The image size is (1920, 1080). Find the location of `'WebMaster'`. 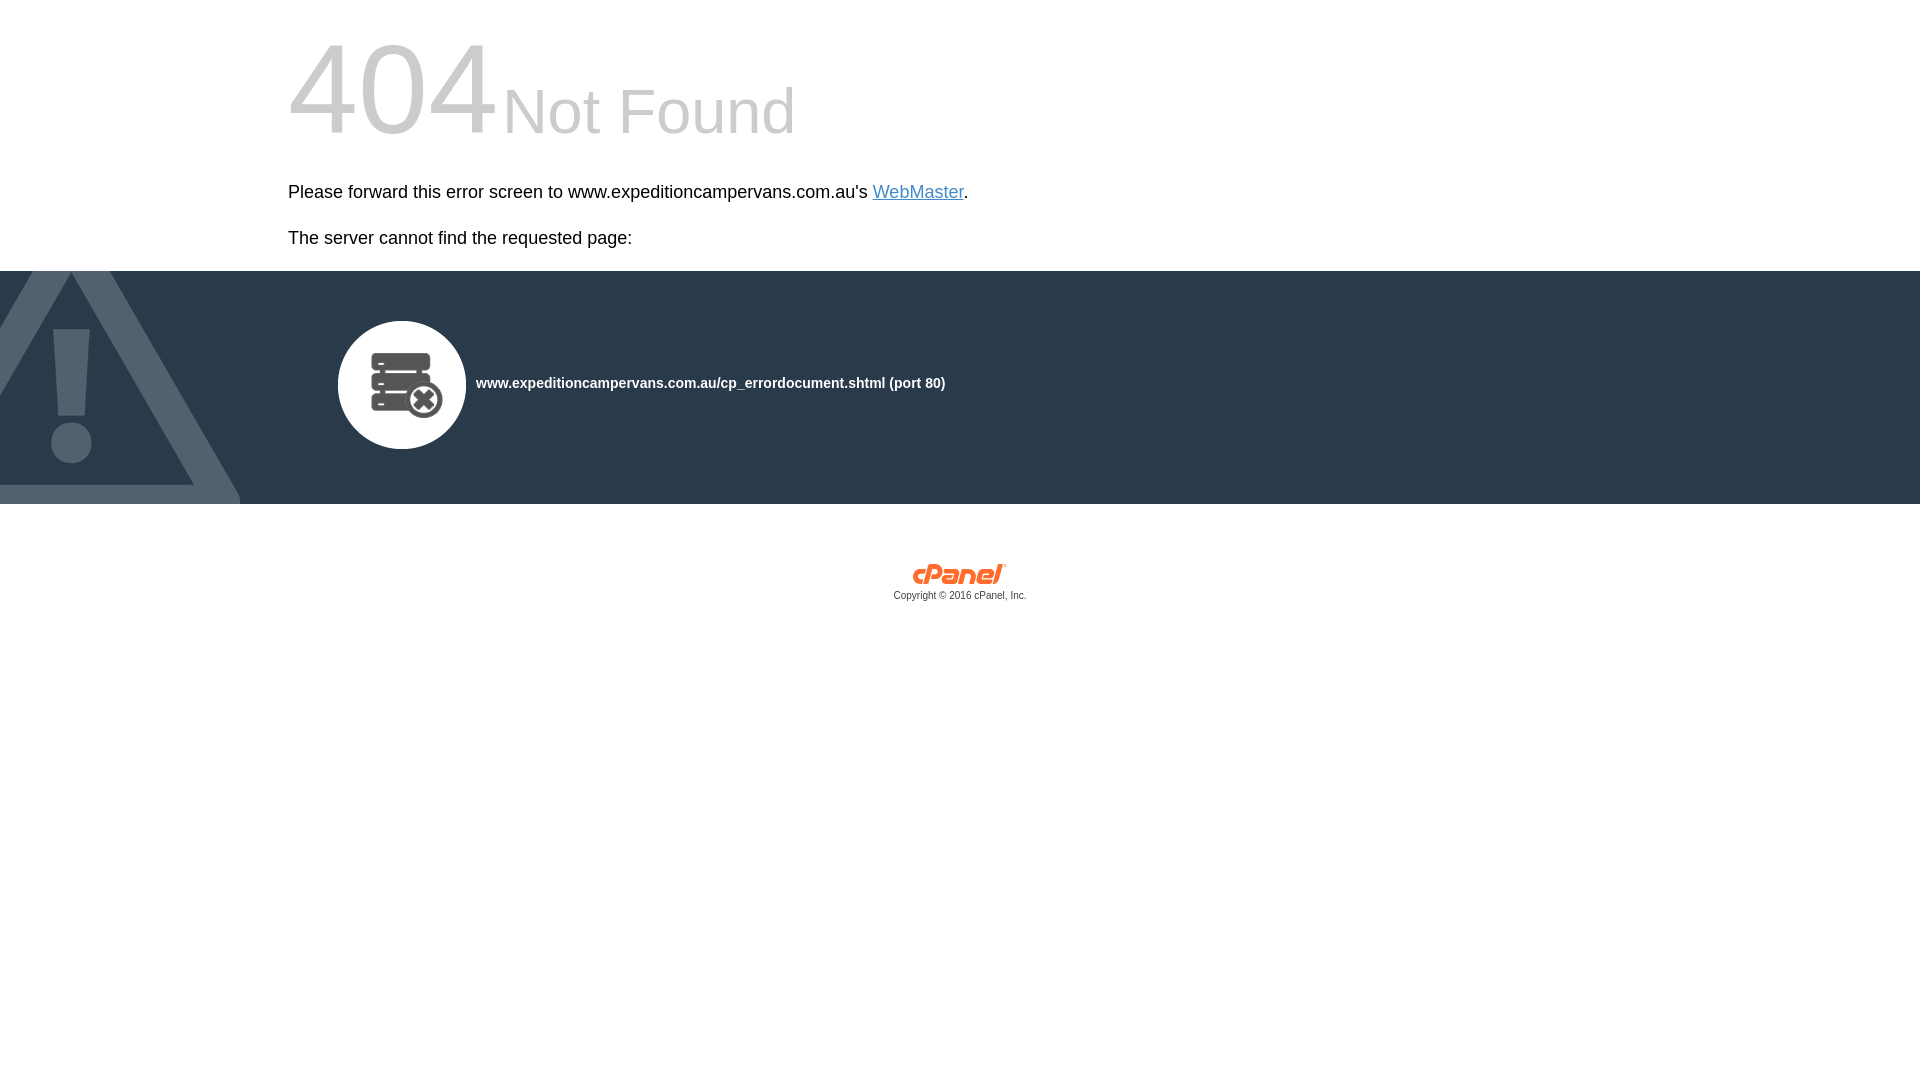

'WebMaster' is located at coordinates (917, 192).